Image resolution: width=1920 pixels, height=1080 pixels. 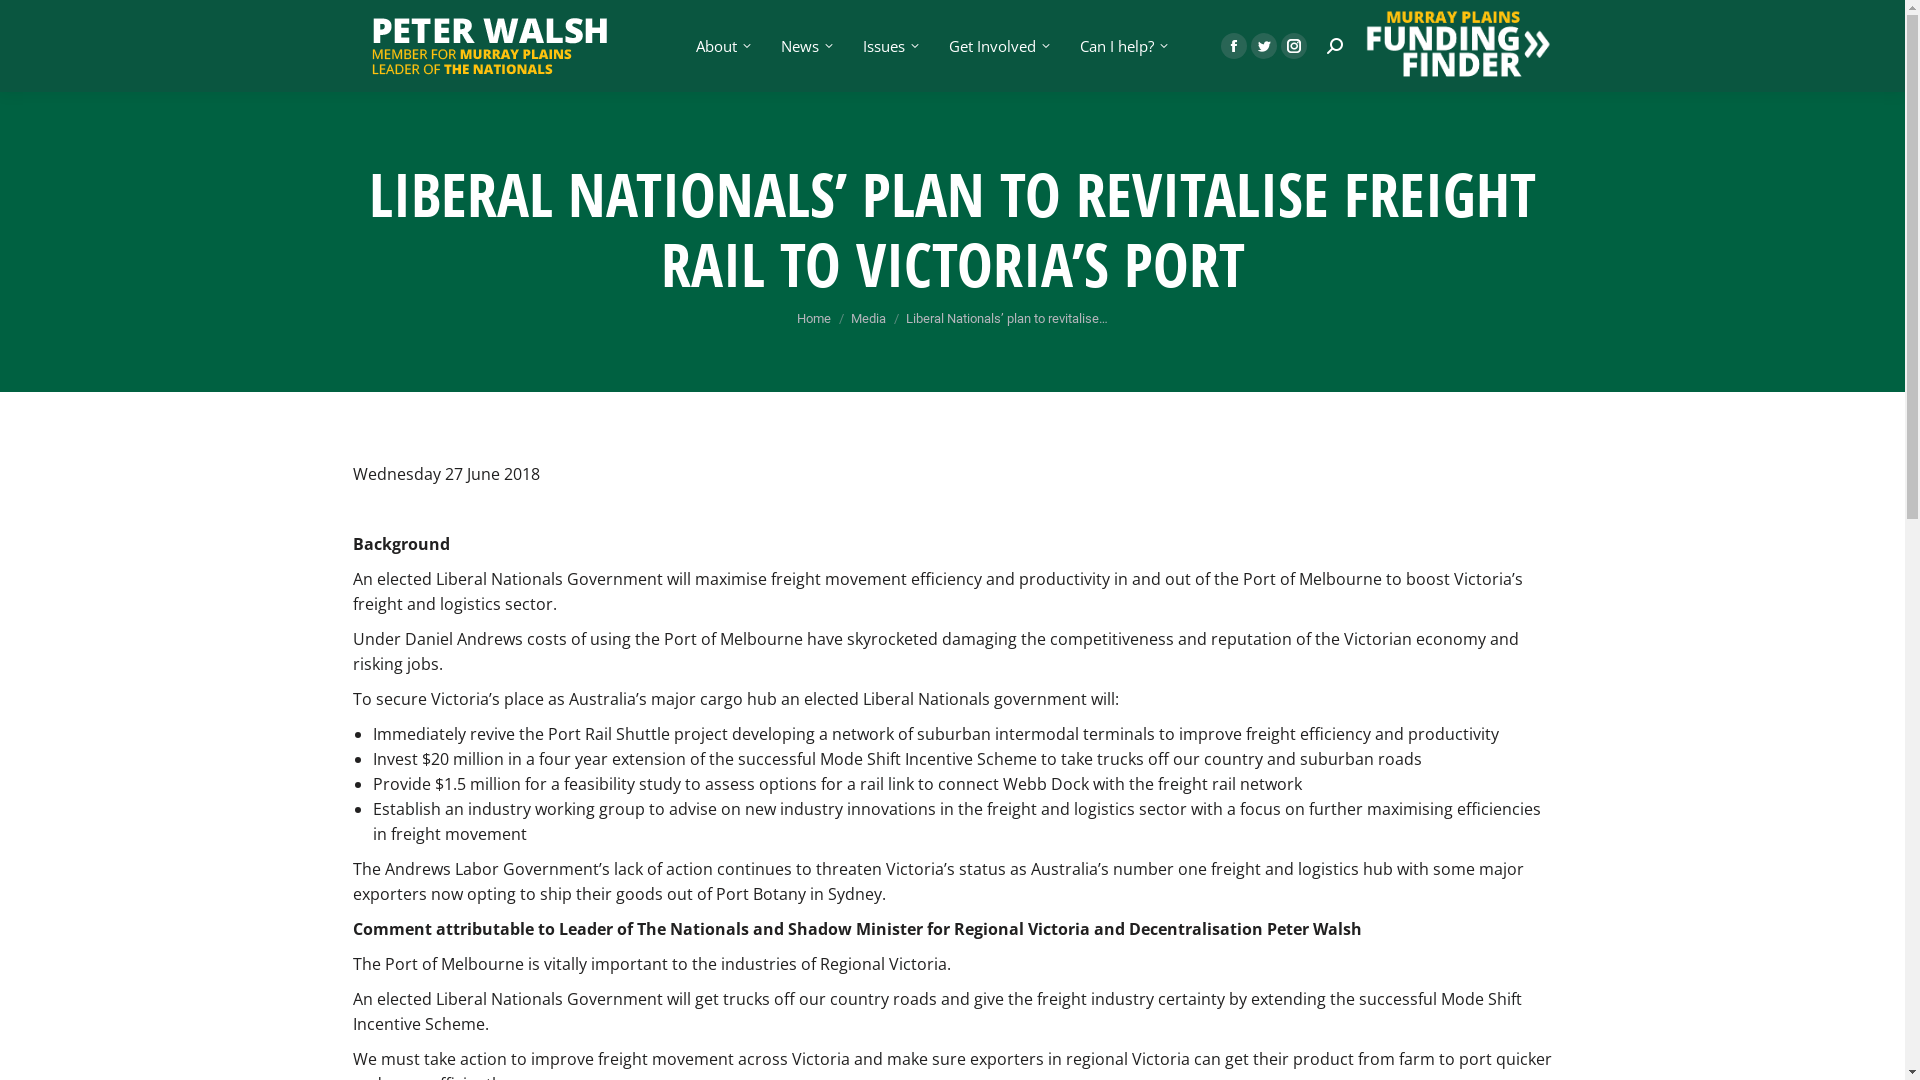 I want to click on 'Home', so click(x=814, y=317).